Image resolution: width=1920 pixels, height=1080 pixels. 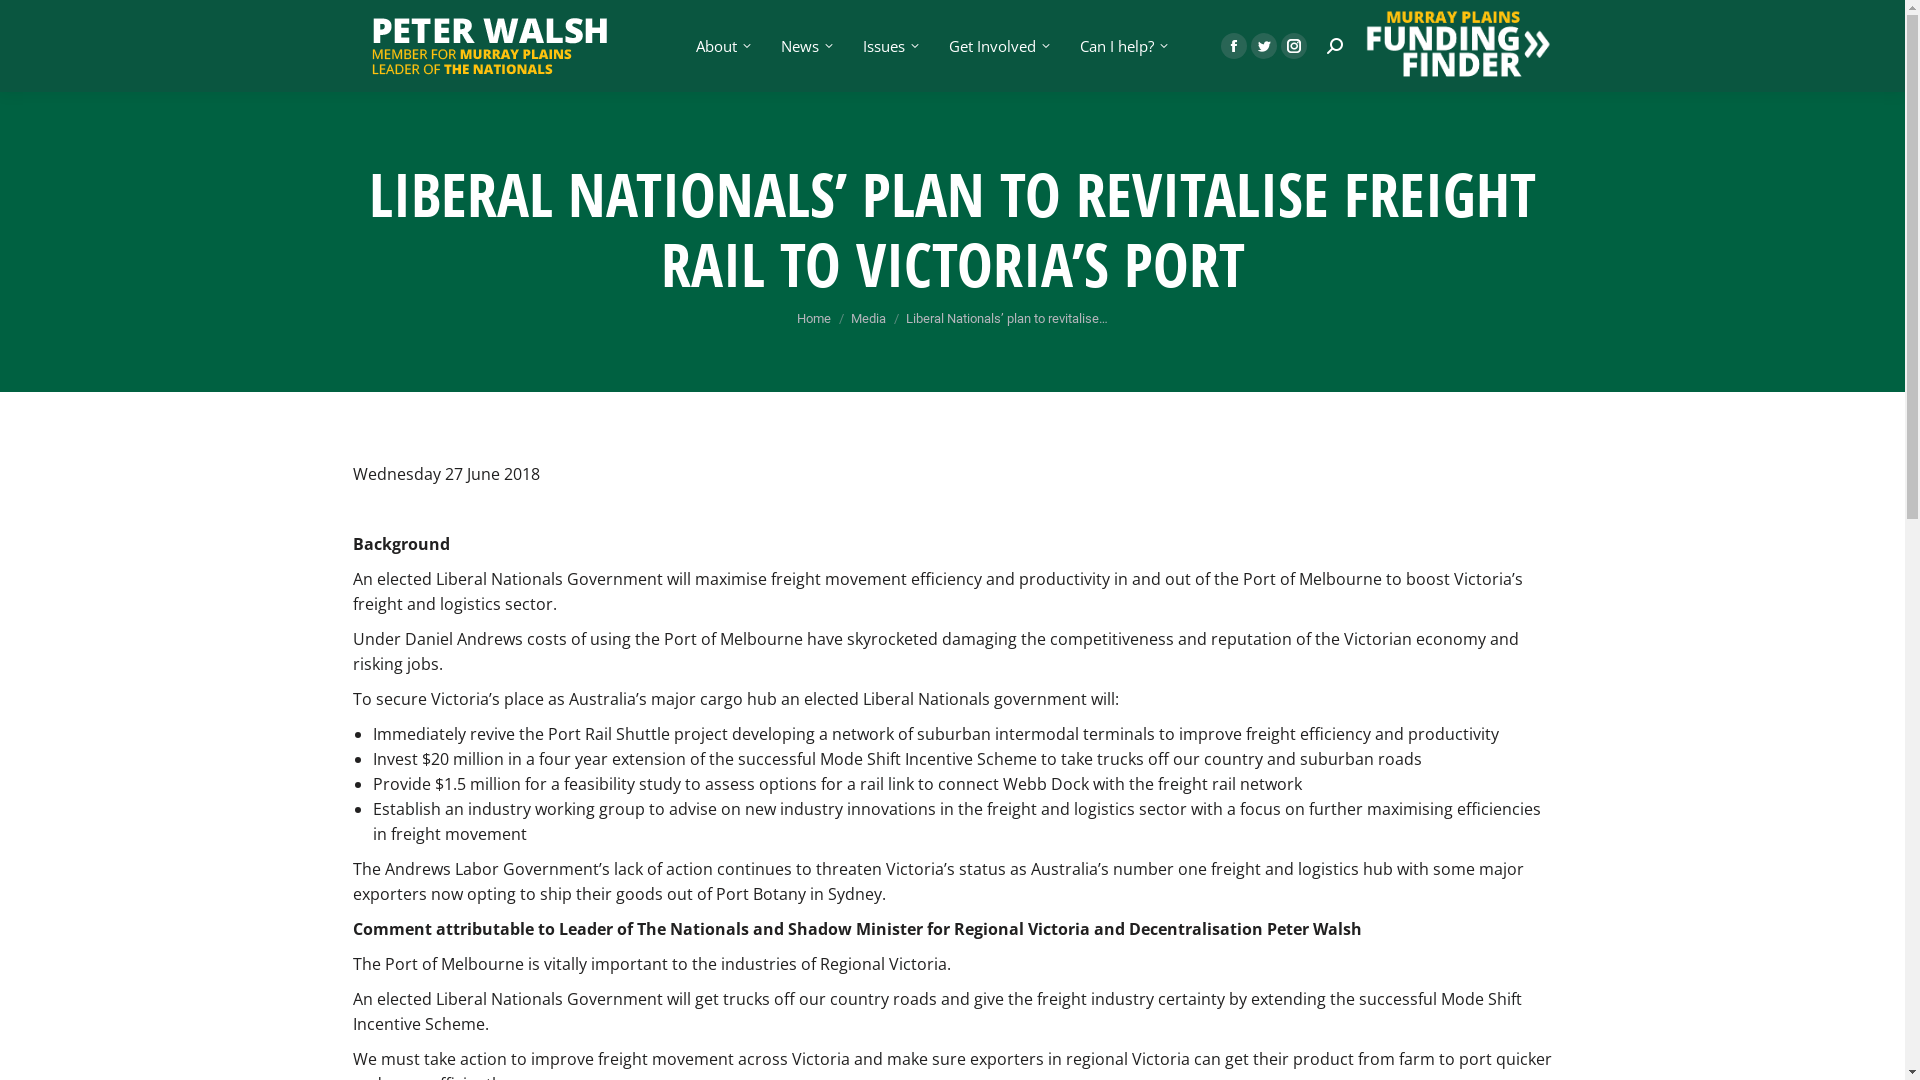 I want to click on 'Home', so click(x=814, y=317).